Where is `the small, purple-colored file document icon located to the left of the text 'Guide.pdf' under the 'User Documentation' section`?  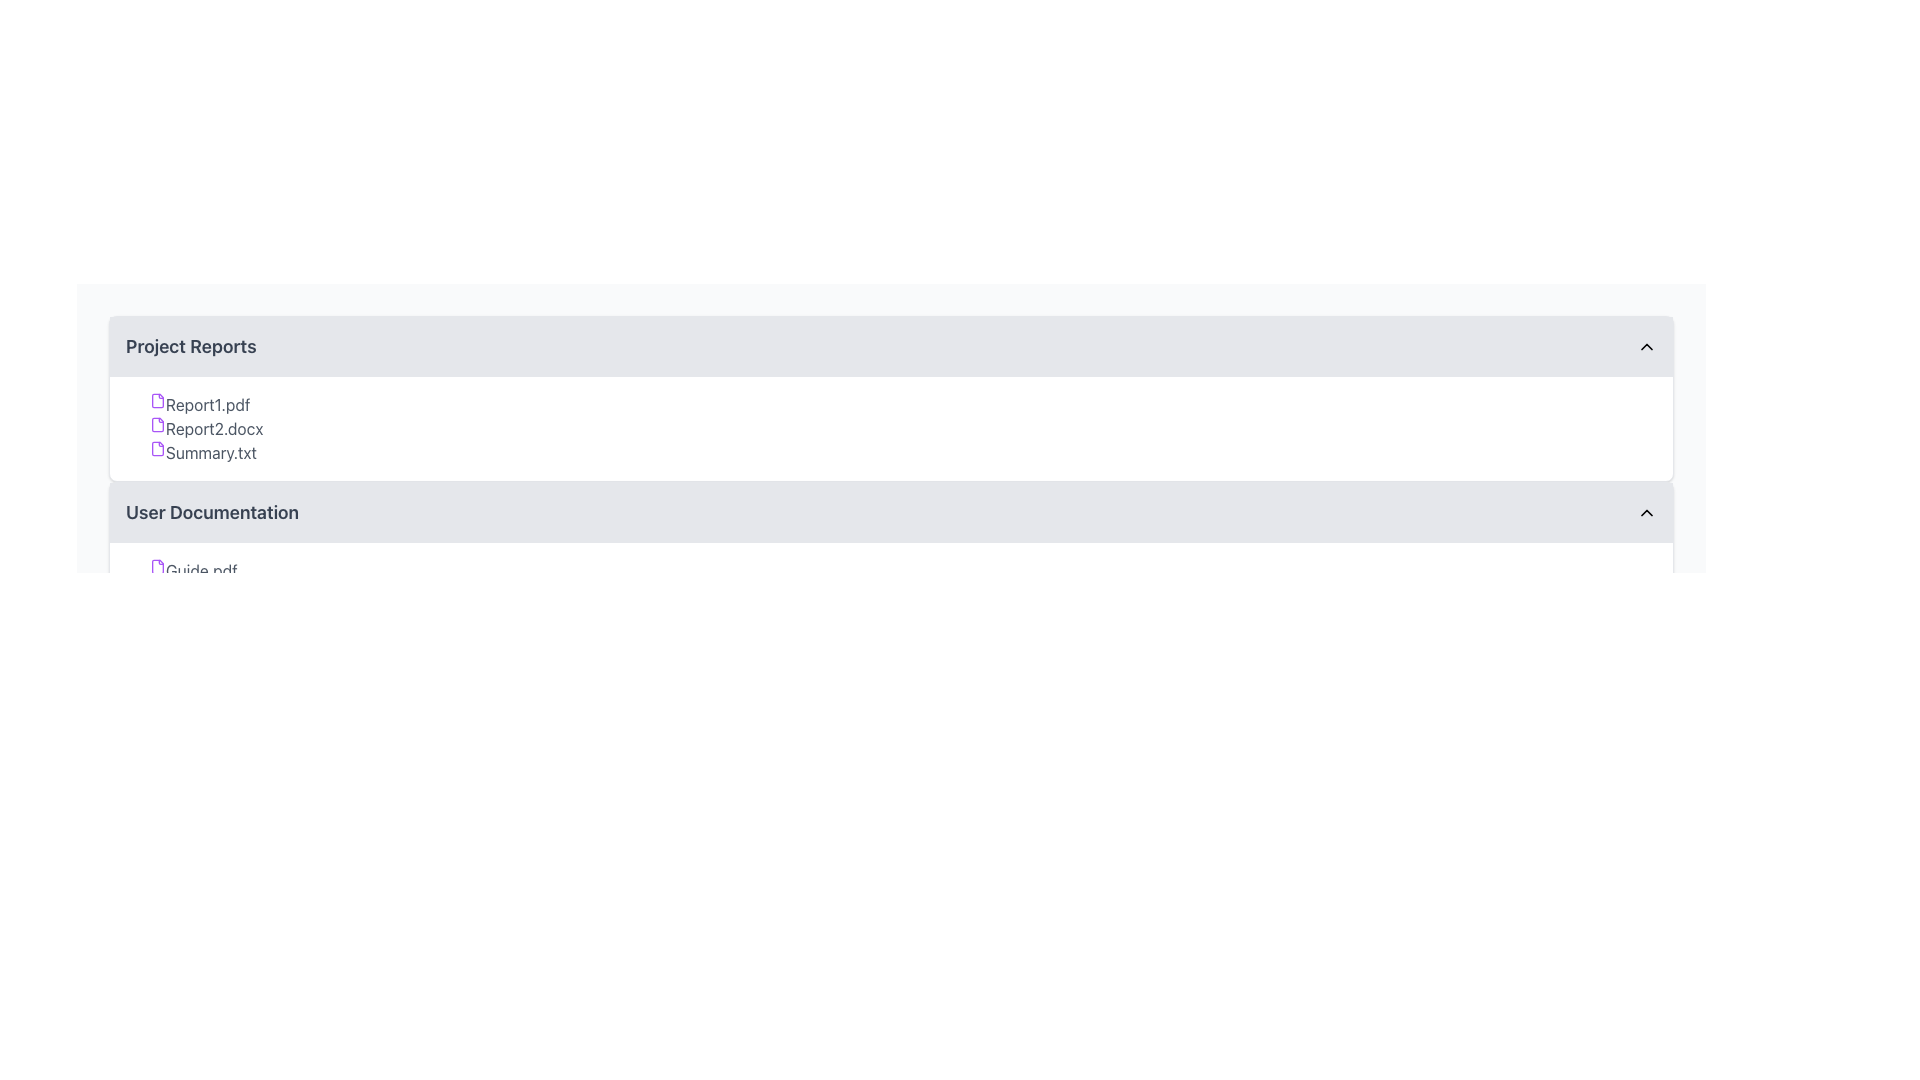
the small, purple-colored file document icon located to the left of the text 'Guide.pdf' under the 'User Documentation' section is located at coordinates (157, 567).